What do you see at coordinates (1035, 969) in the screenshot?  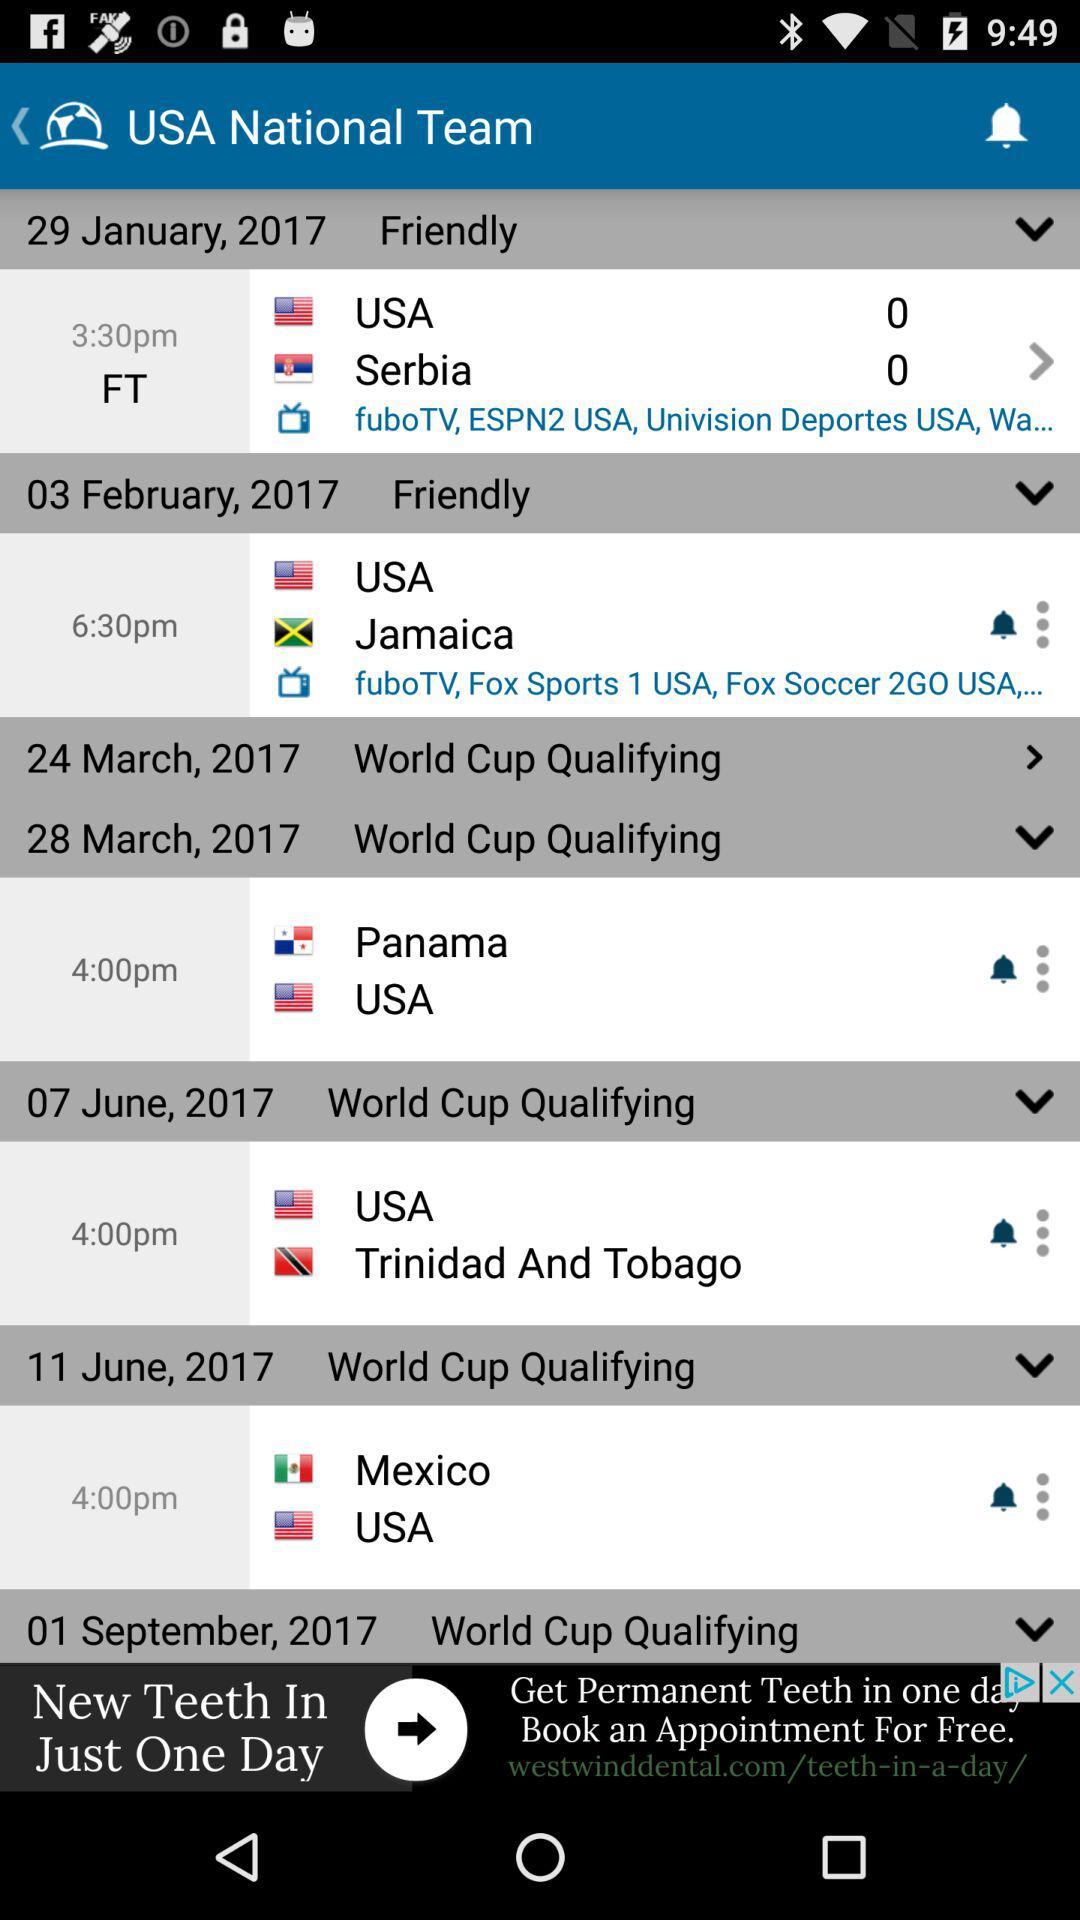 I see `like share more` at bounding box center [1035, 969].